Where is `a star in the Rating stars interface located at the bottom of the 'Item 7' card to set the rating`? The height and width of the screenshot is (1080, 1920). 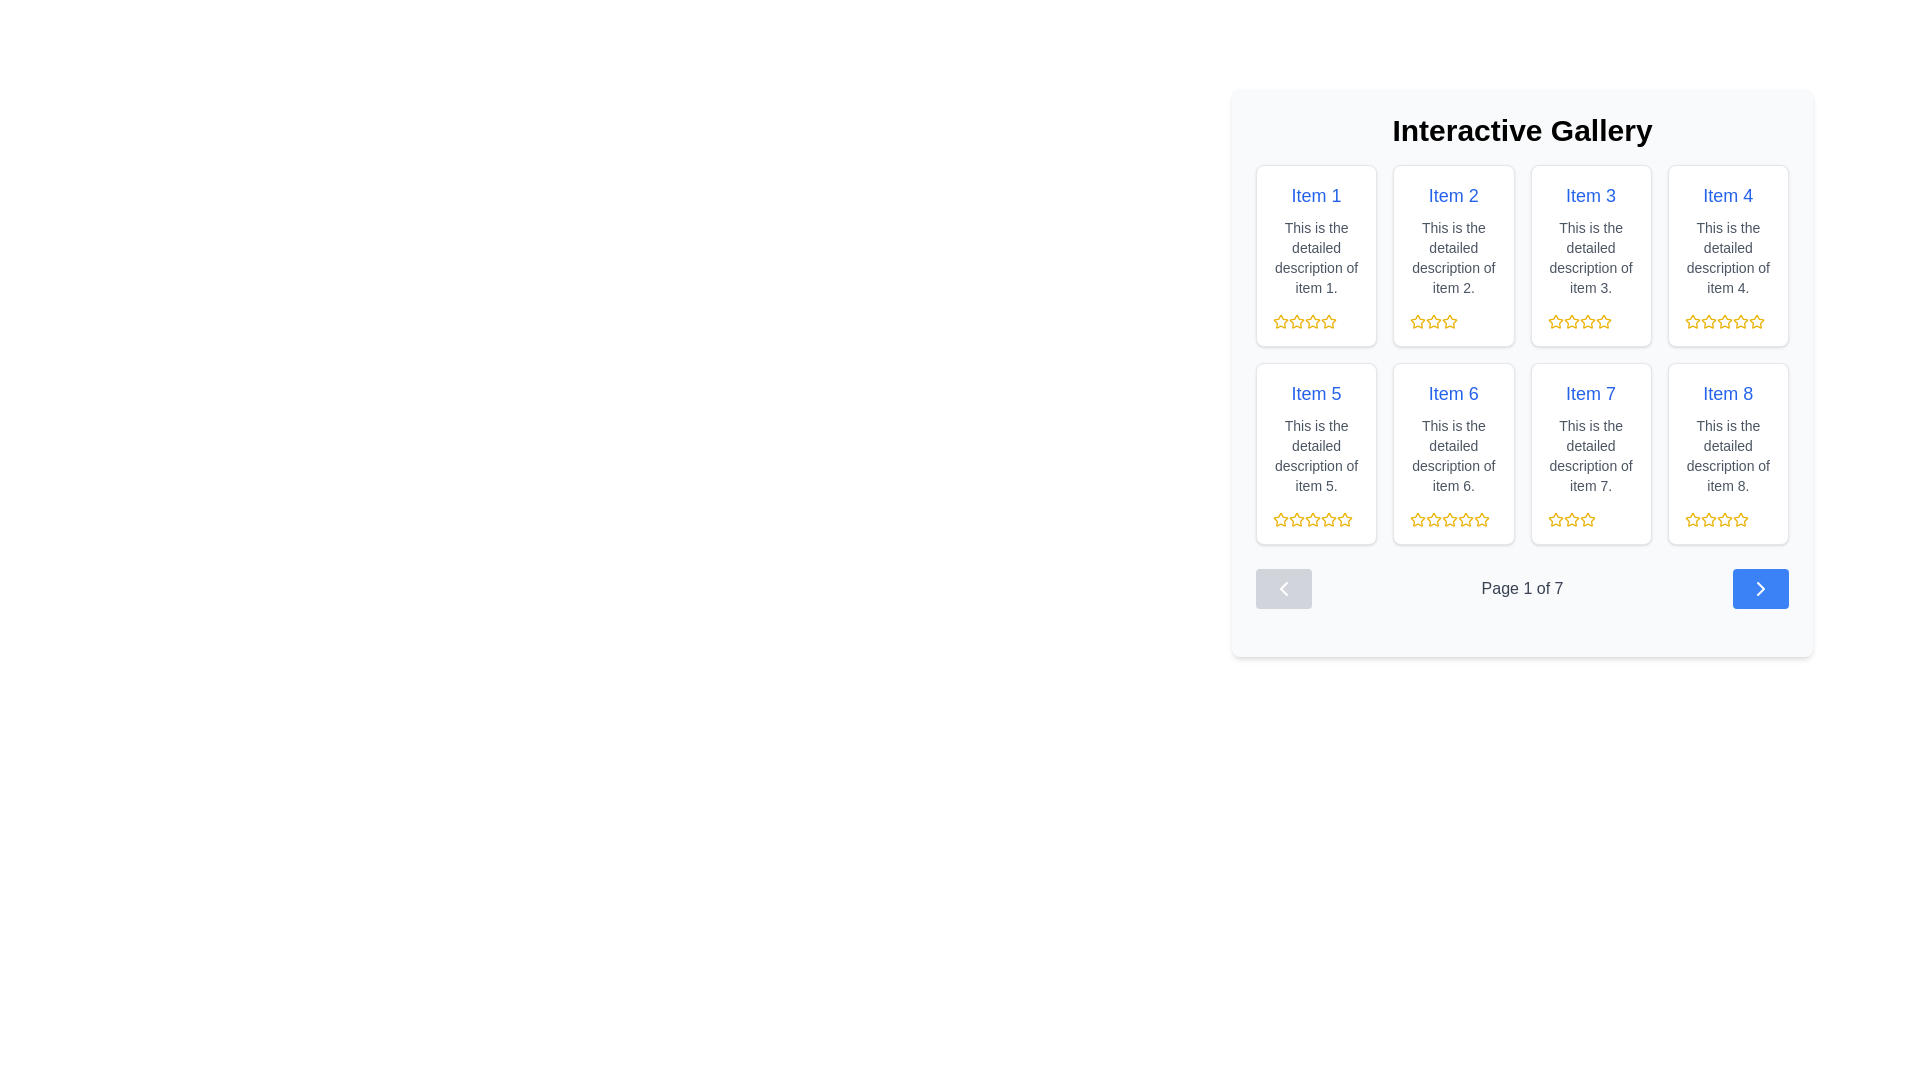
a star in the Rating stars interface located at the bottom of the 'Item 7' card to set the rating is located at coordinates (1589, 519).